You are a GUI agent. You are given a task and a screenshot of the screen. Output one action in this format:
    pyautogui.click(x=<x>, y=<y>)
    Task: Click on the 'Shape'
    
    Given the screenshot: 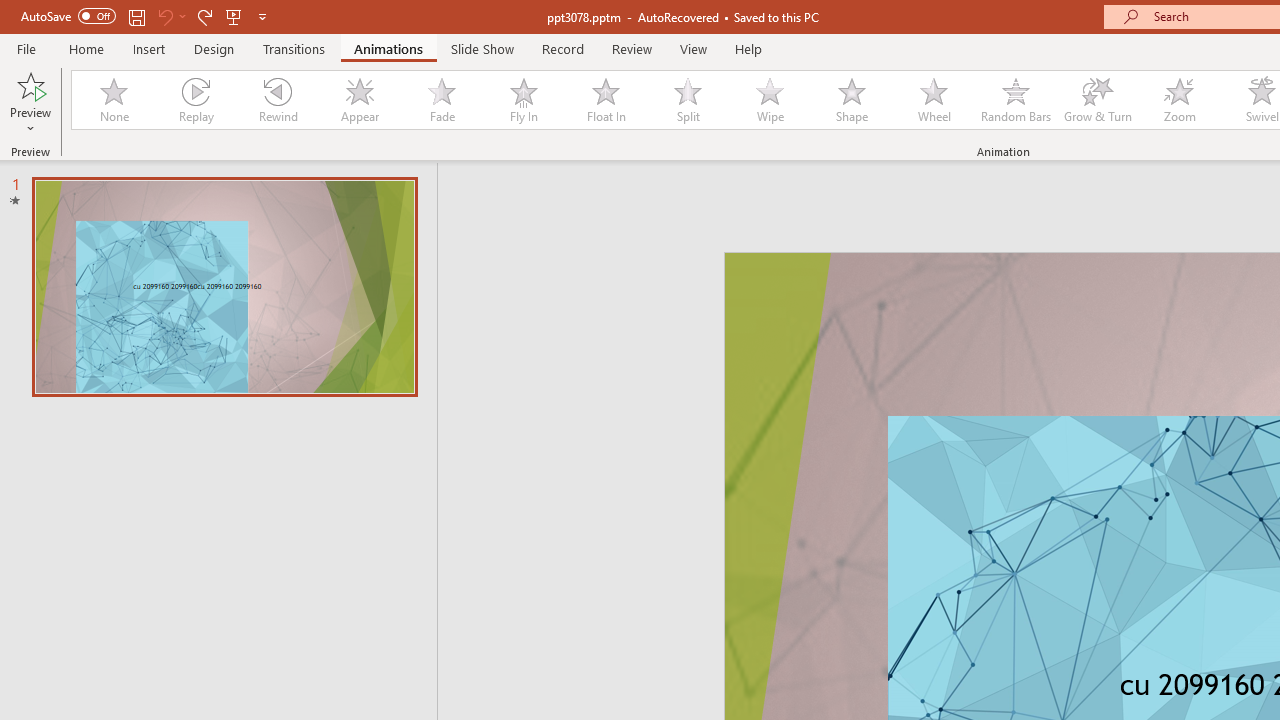 What is the action you would take?
    pyautogui.click(x=852, y=100)
    